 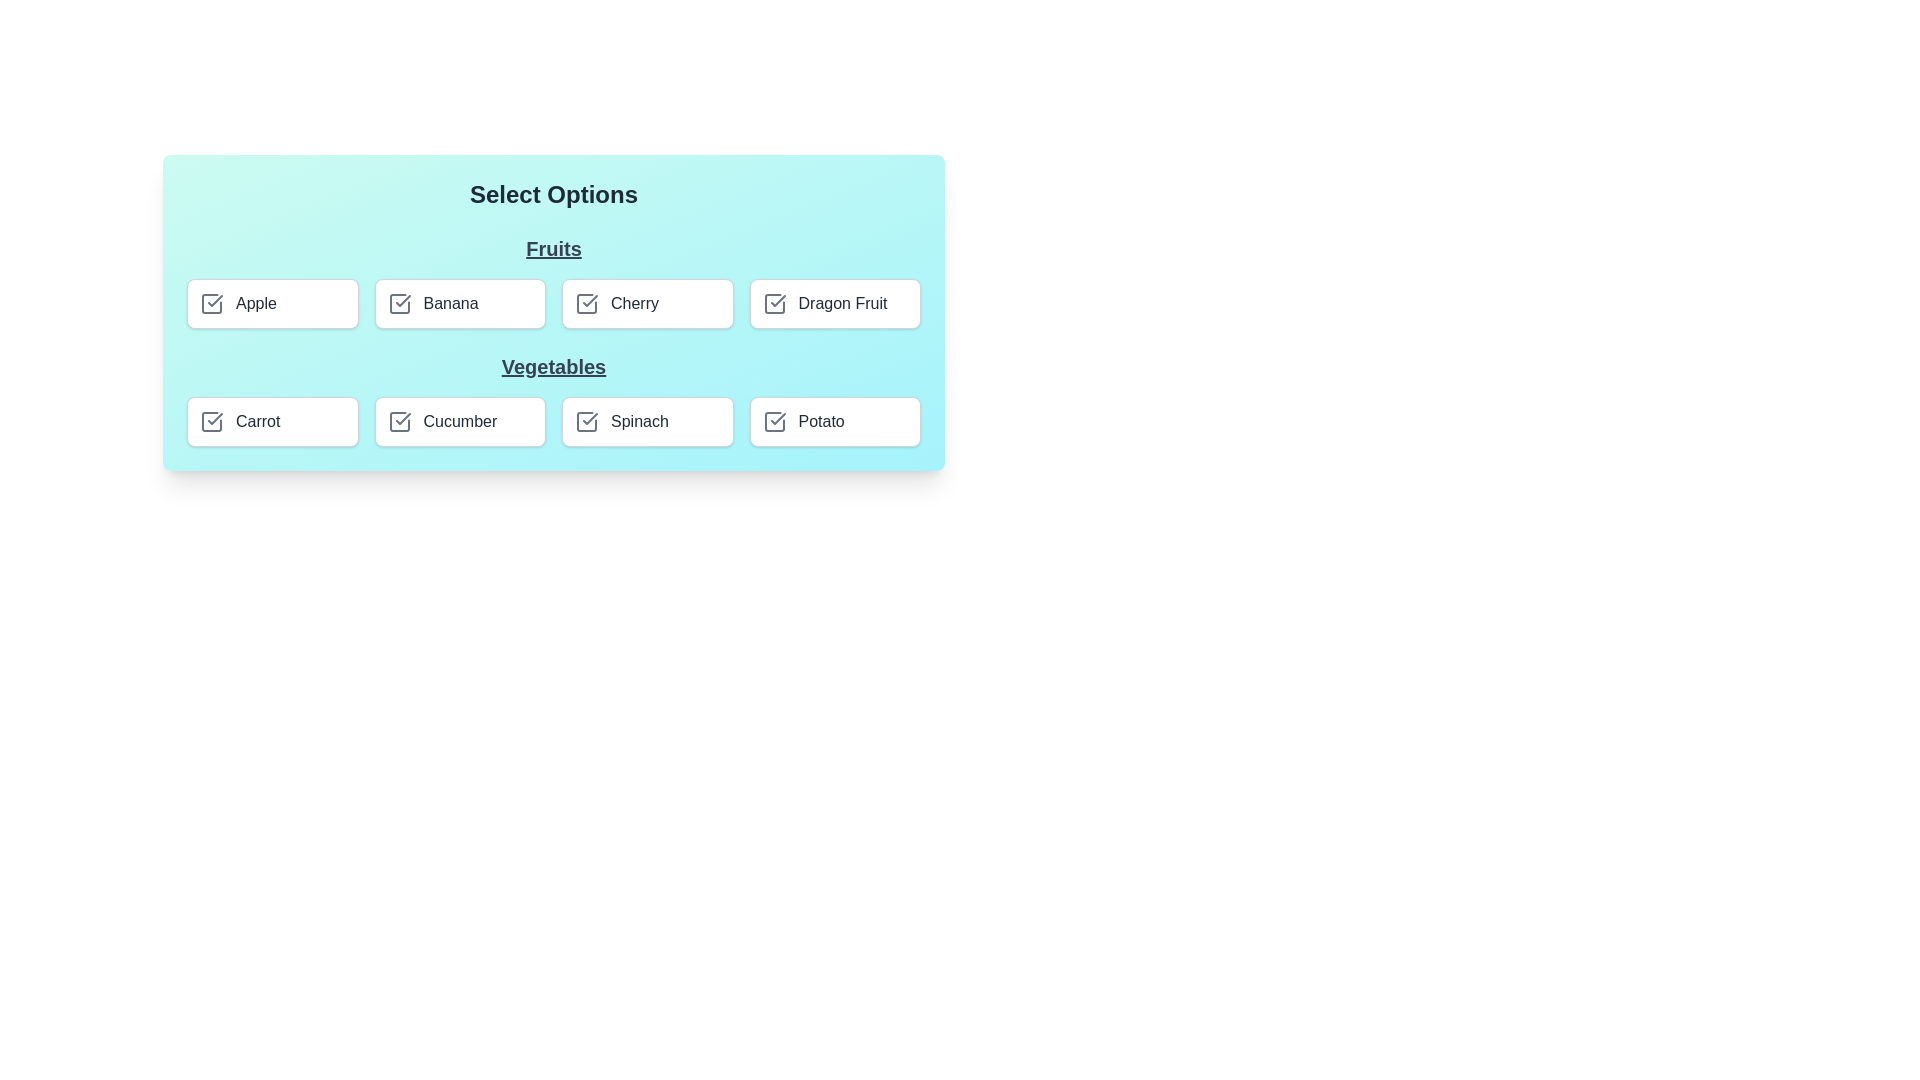 What do you see at coordinates (271, 420) in the screenshot?
I see `the selectable list item labeled 'Carrot'` at bounding box center [271, 420].